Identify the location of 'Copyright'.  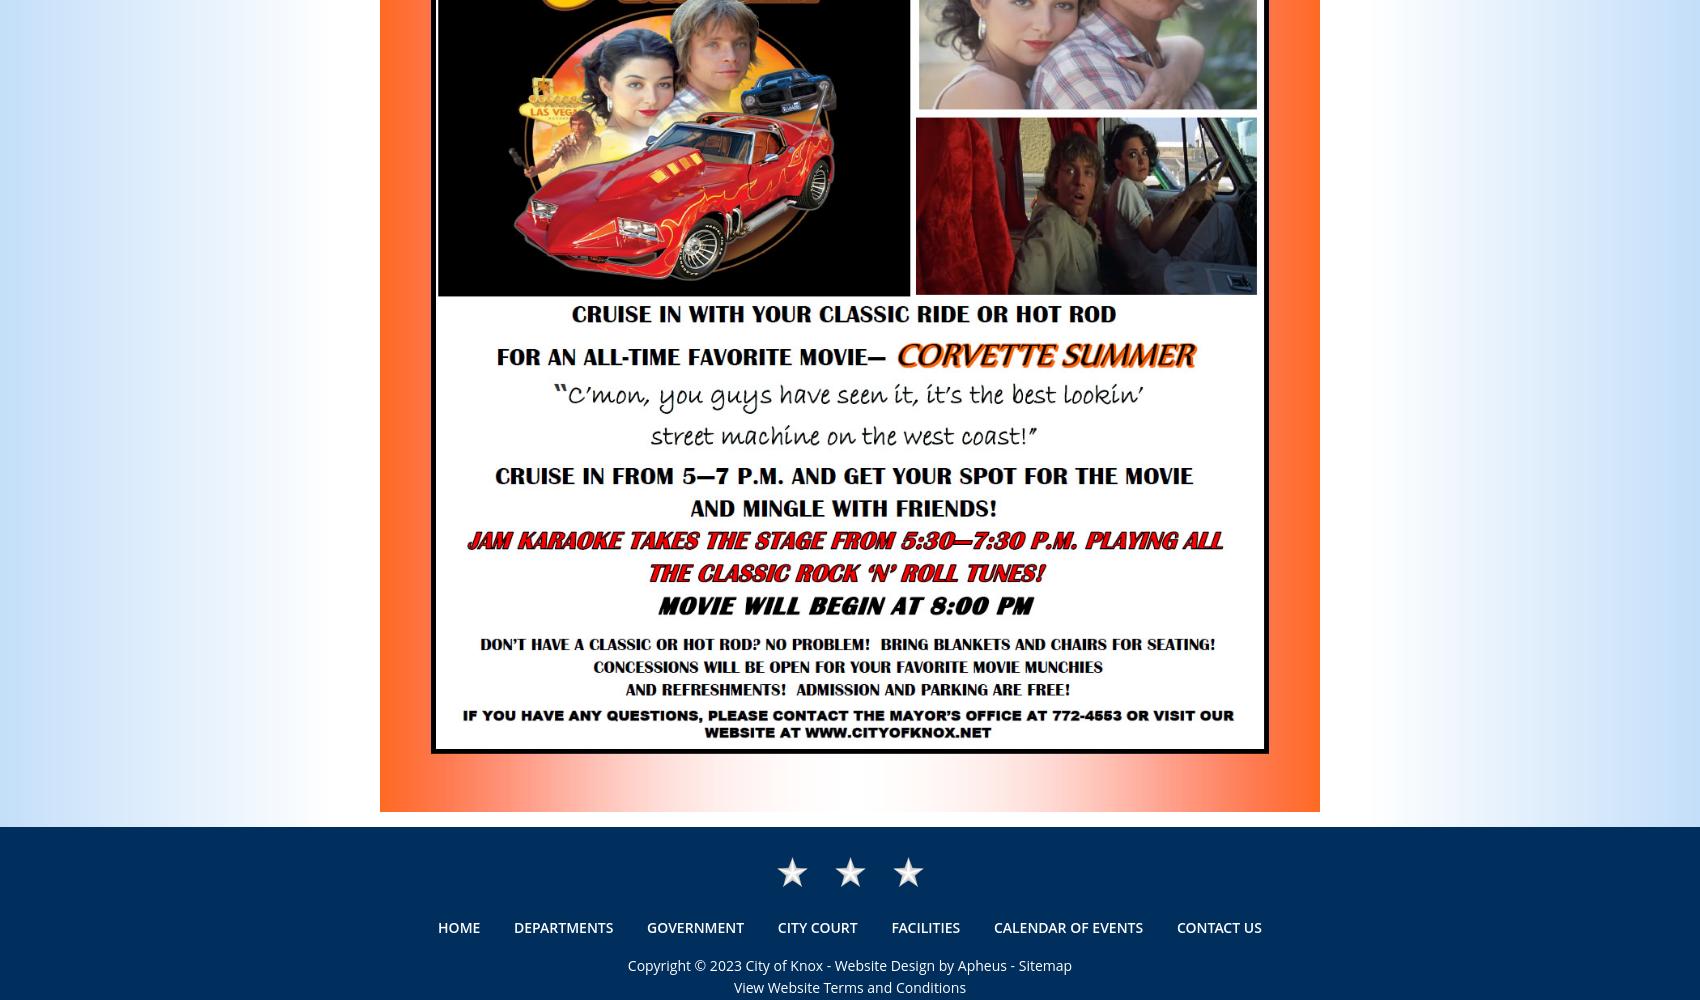
(660, 964).